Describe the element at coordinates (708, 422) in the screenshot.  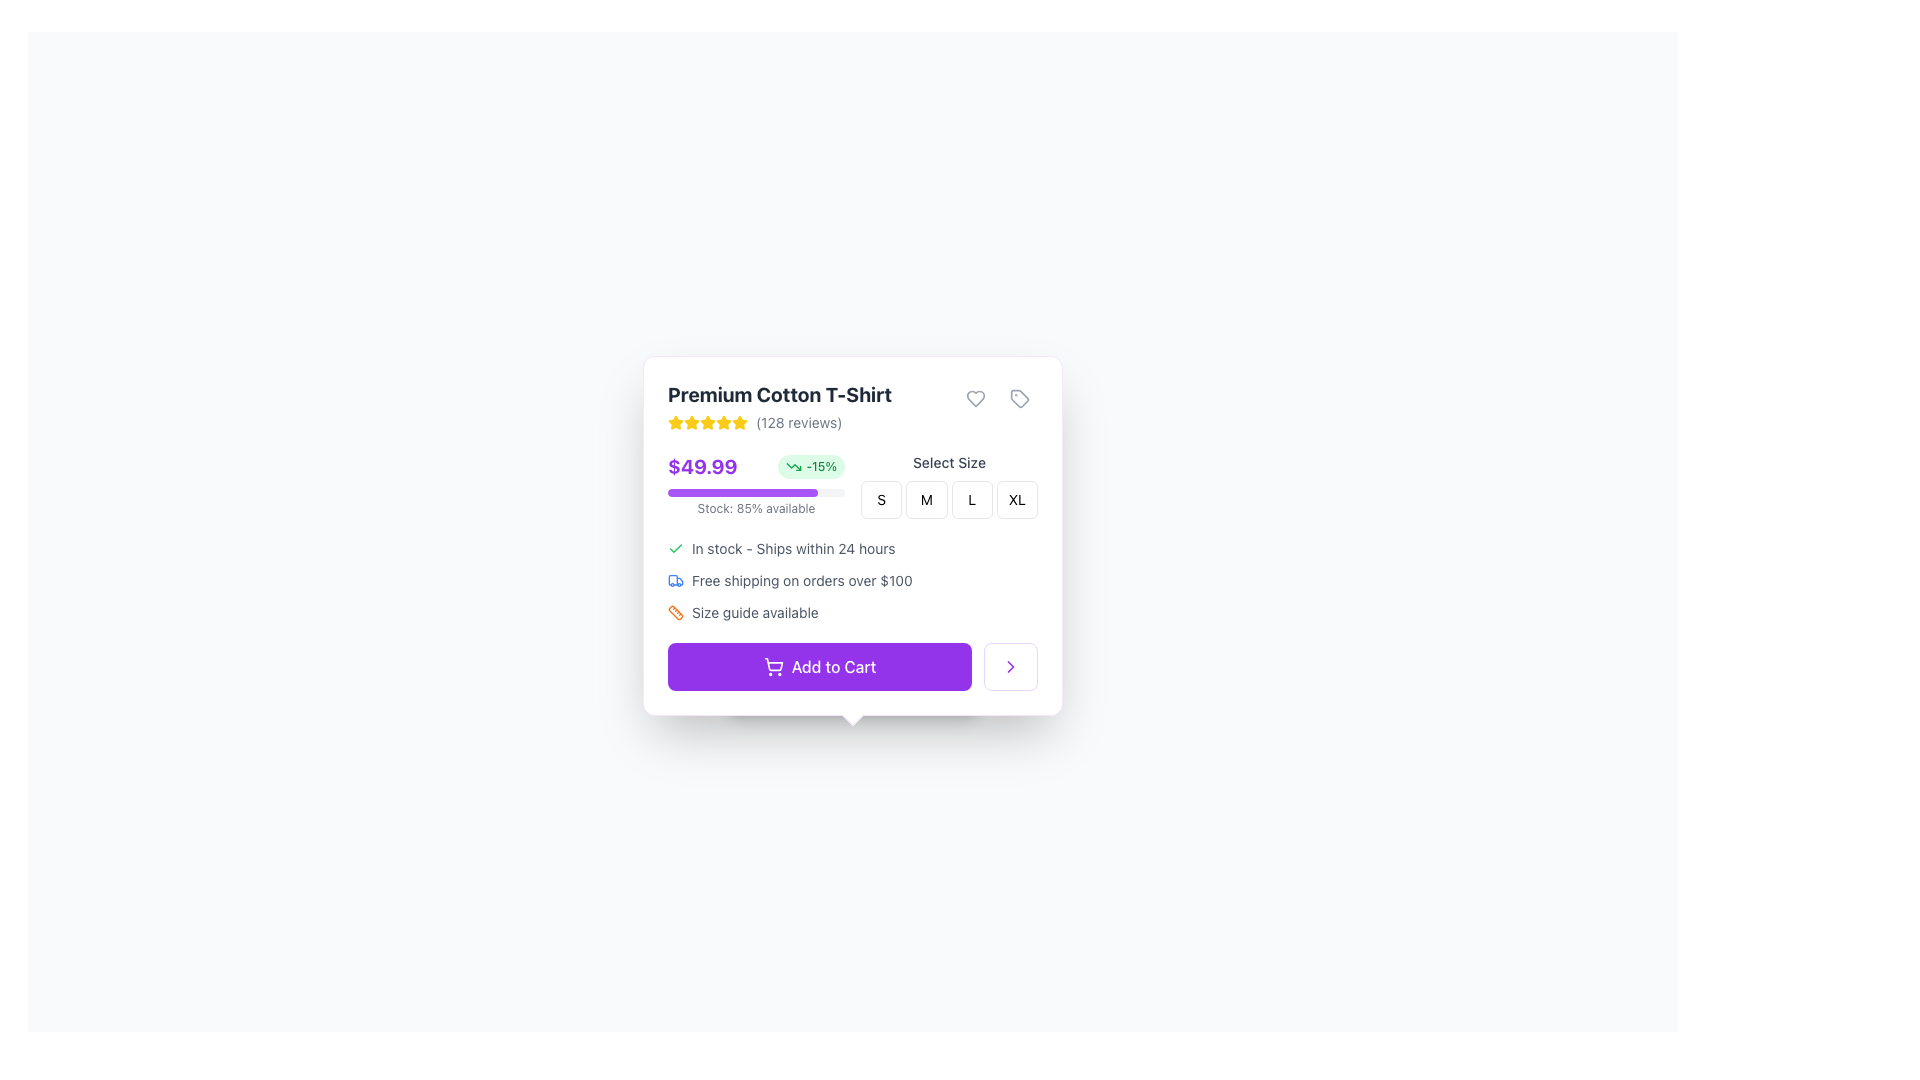
I see `the fourth star-shaped rating icon filled with yellow color, representing a 4-star rating, located above the product price` at that location.